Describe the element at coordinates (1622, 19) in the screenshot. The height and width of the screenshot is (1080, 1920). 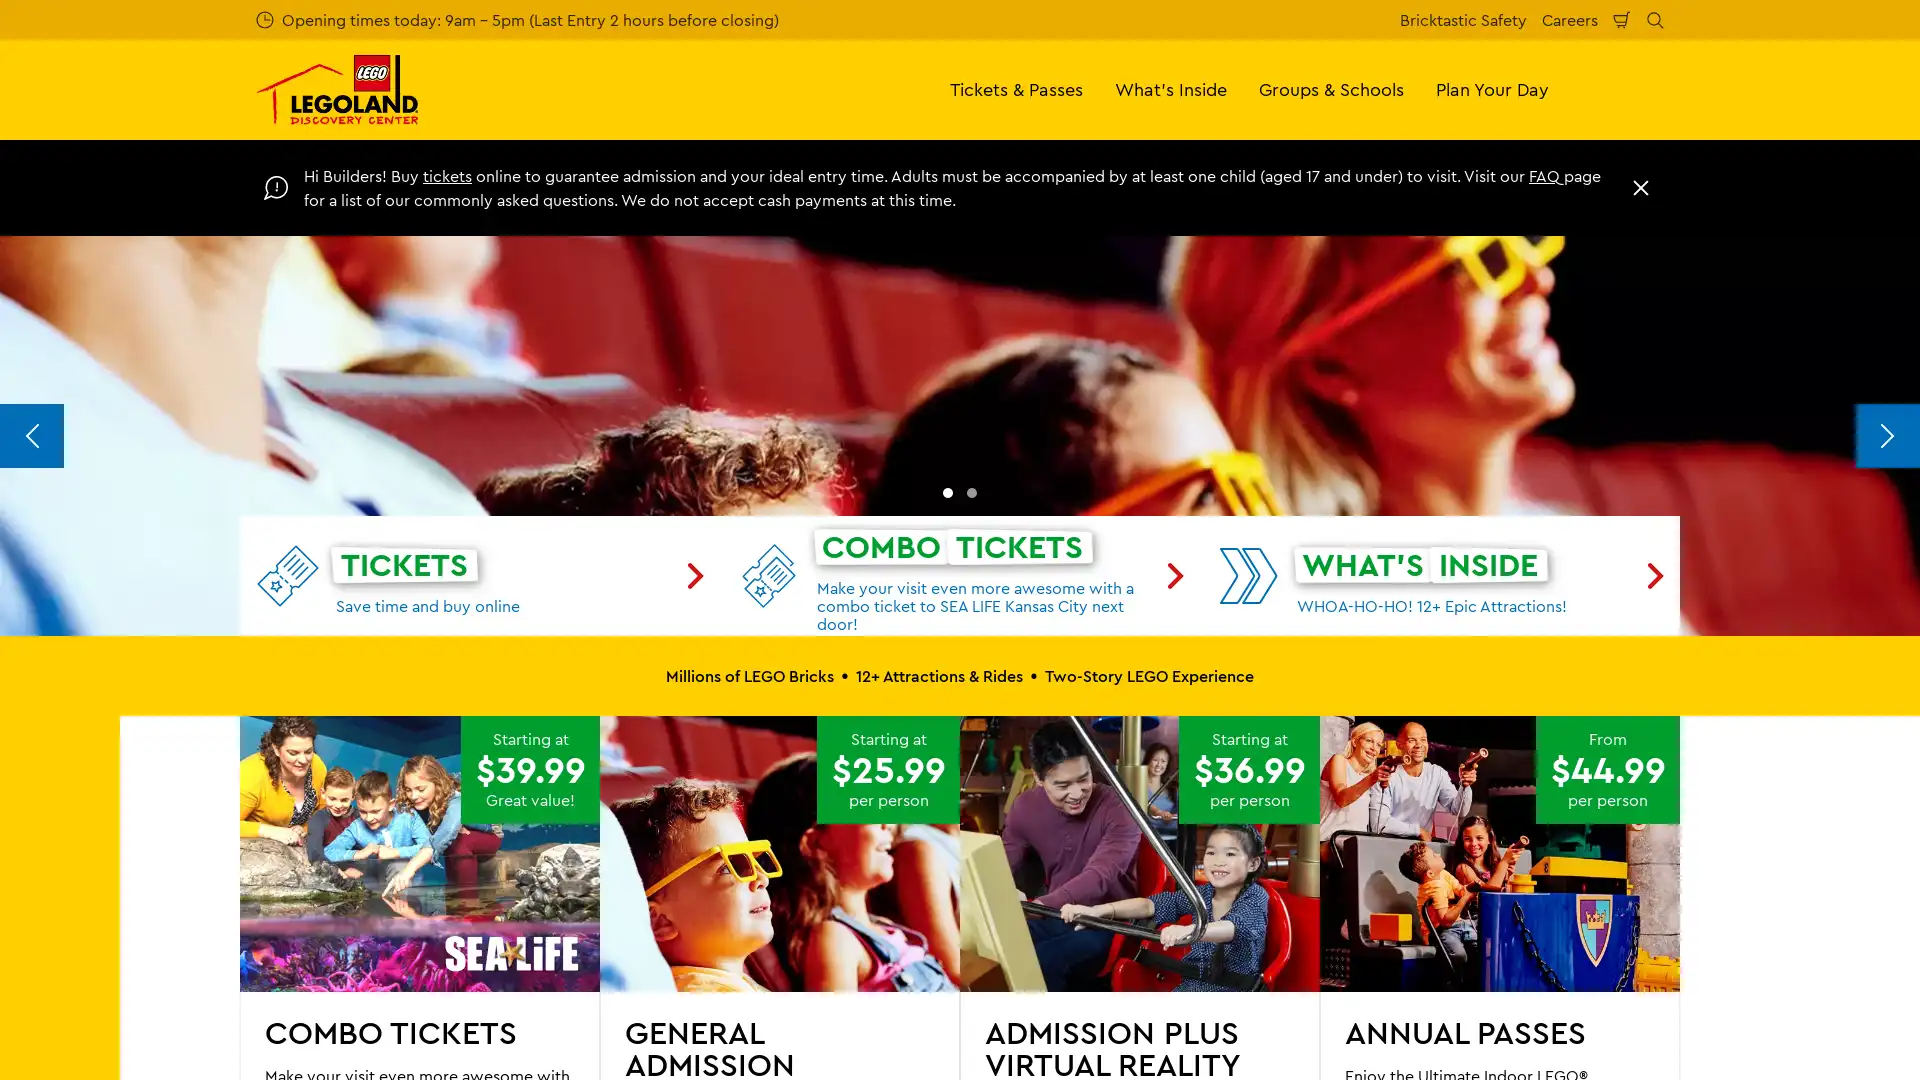
I see `Shopping Cart` at that location.